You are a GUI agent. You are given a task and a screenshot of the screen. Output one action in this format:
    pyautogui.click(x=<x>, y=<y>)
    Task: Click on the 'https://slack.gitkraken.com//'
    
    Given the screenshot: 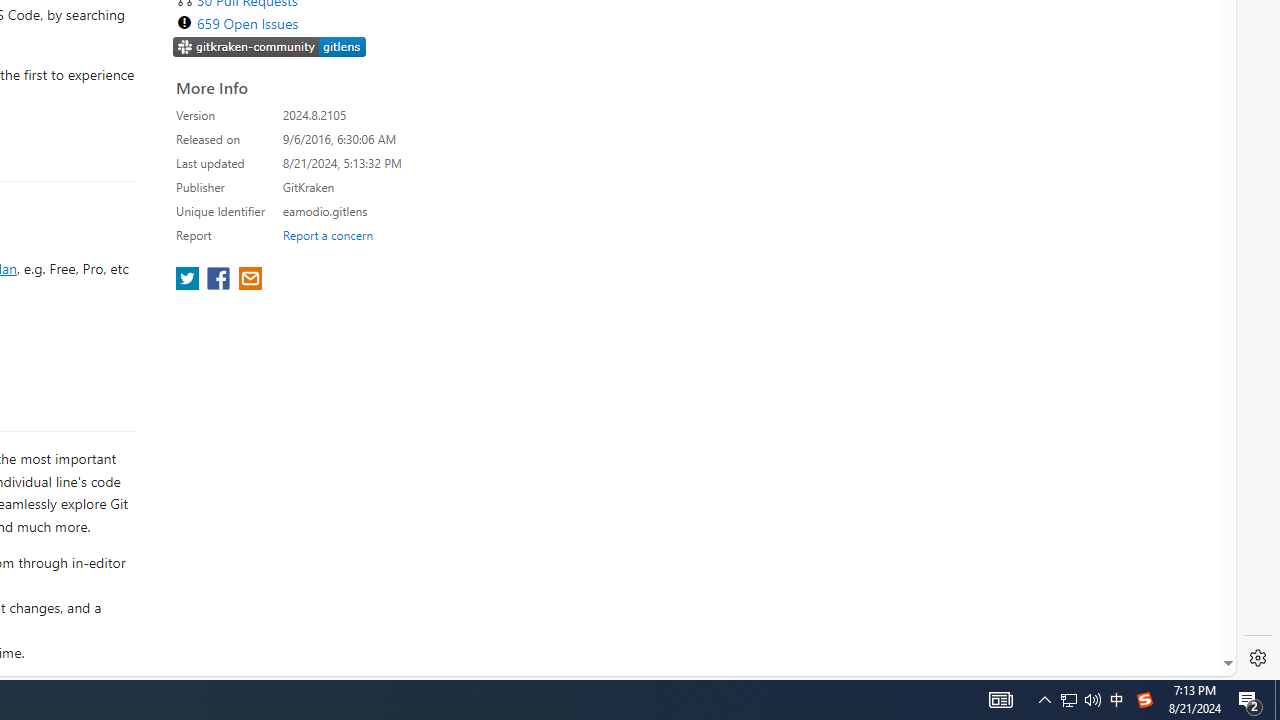 What is the action you would take?
    pyautogui.click(x=269, y=45)
    